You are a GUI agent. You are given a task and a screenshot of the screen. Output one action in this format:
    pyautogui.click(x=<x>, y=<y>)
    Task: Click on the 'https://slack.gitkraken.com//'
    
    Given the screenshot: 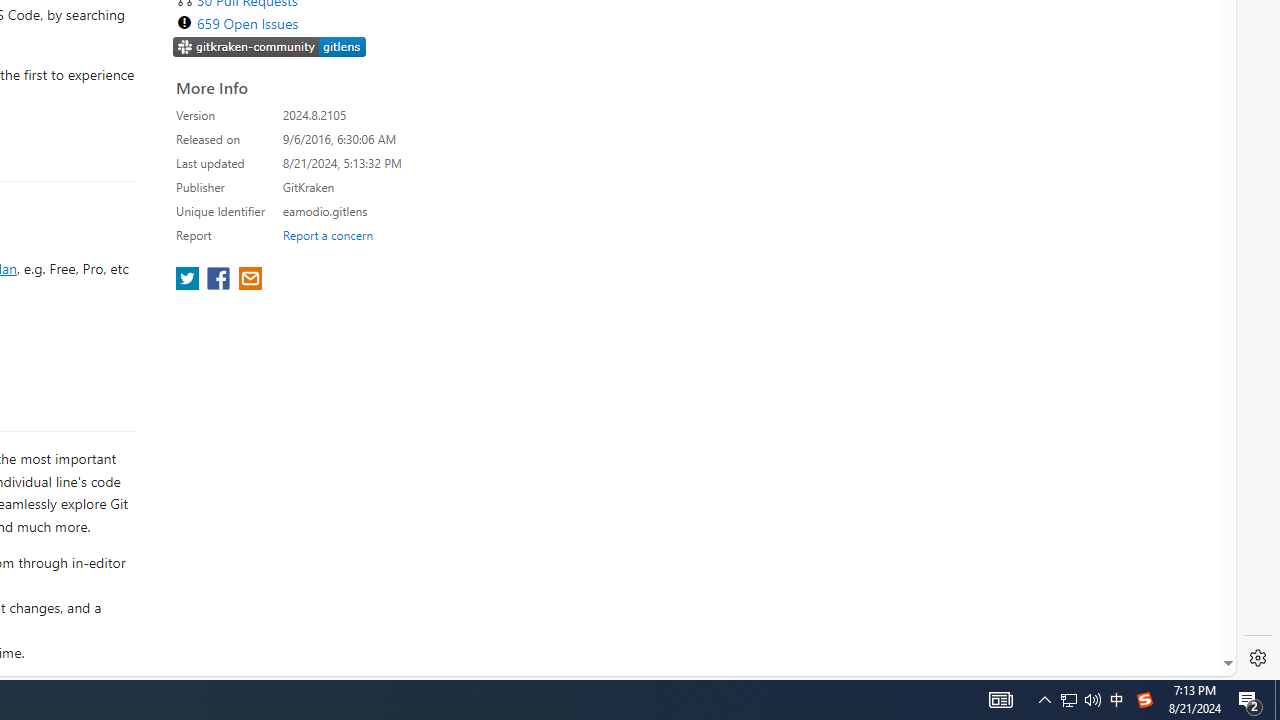 What is the action you would take?
    pyautogui.click(x=269, y=45)
    